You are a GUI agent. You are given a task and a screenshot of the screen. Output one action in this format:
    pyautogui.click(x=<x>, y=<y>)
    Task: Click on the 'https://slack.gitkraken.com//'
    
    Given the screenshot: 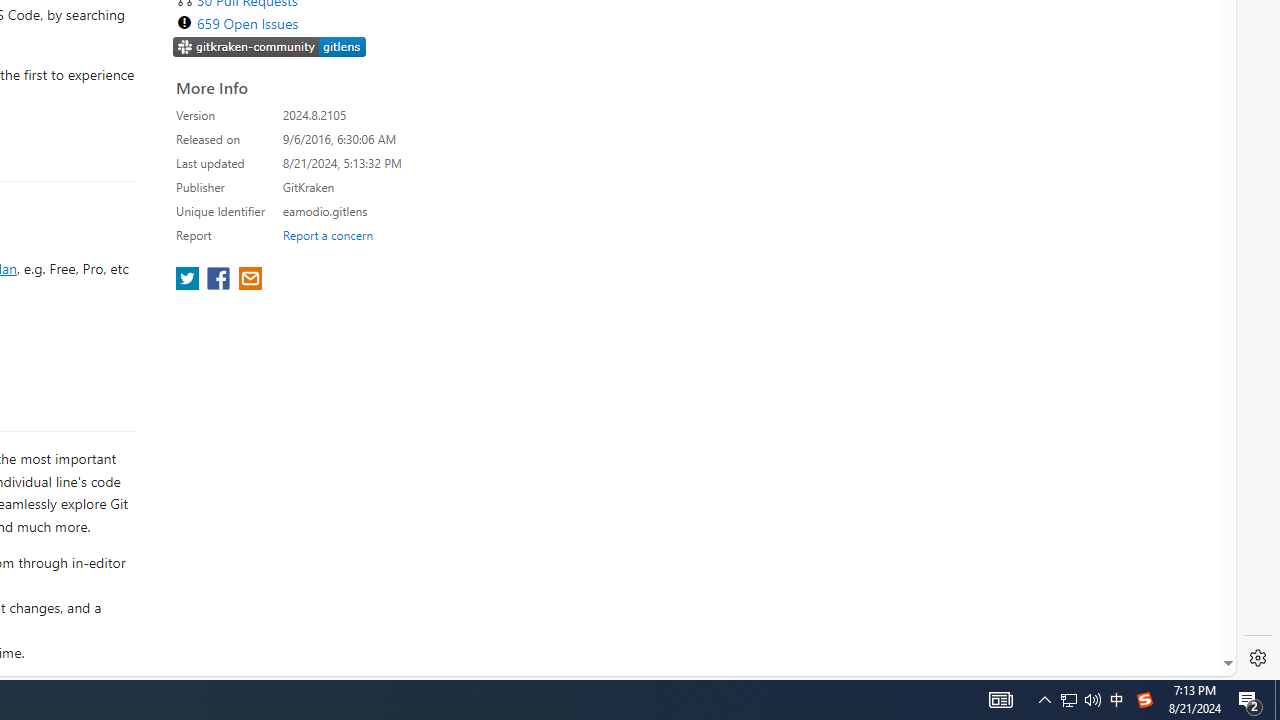 What is the action you would take?
    pyautogui.click(x=269, y=45)
    